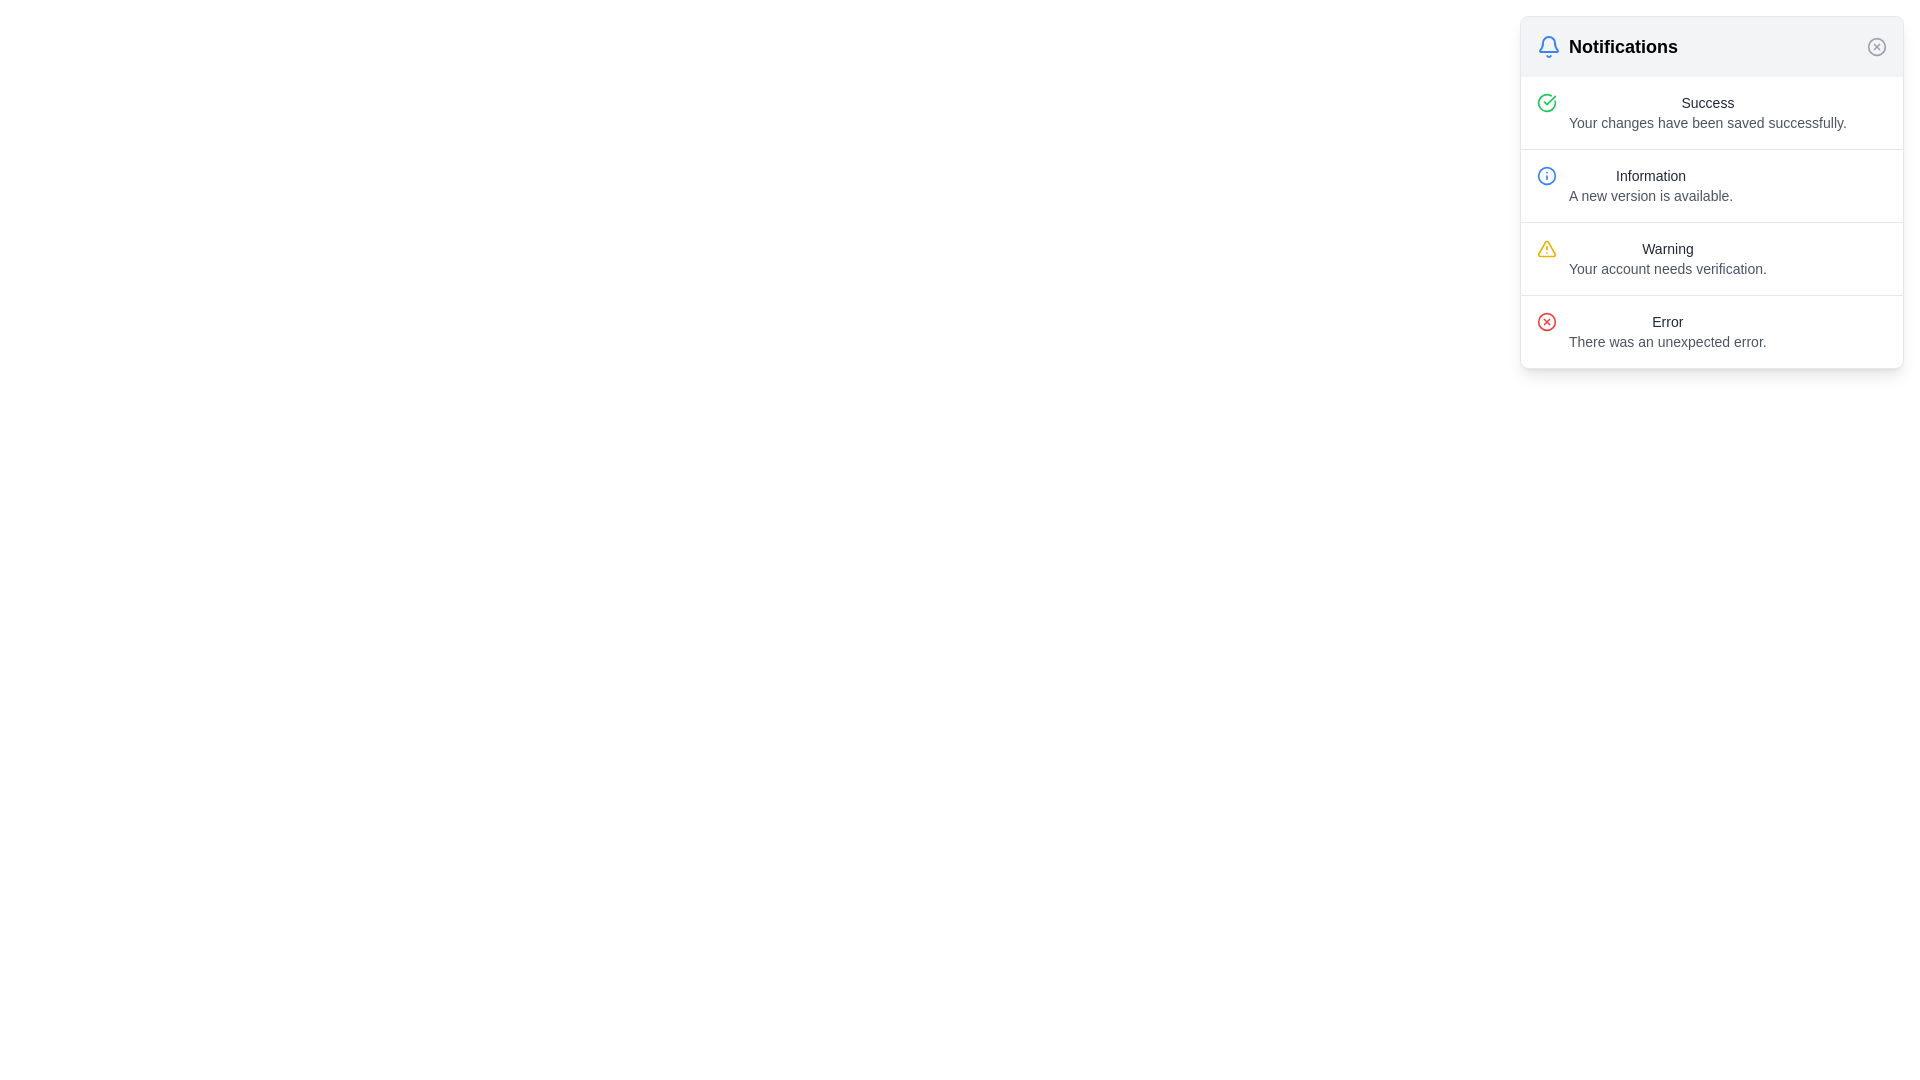 This screenshot has height=1080, width=1920. Describe the element at coordinates (1667, 341) in the screenshot. I see `error message text located in the notification panel, specifically the second line within the 'Error' block, just below the title 'Error'` at that location.